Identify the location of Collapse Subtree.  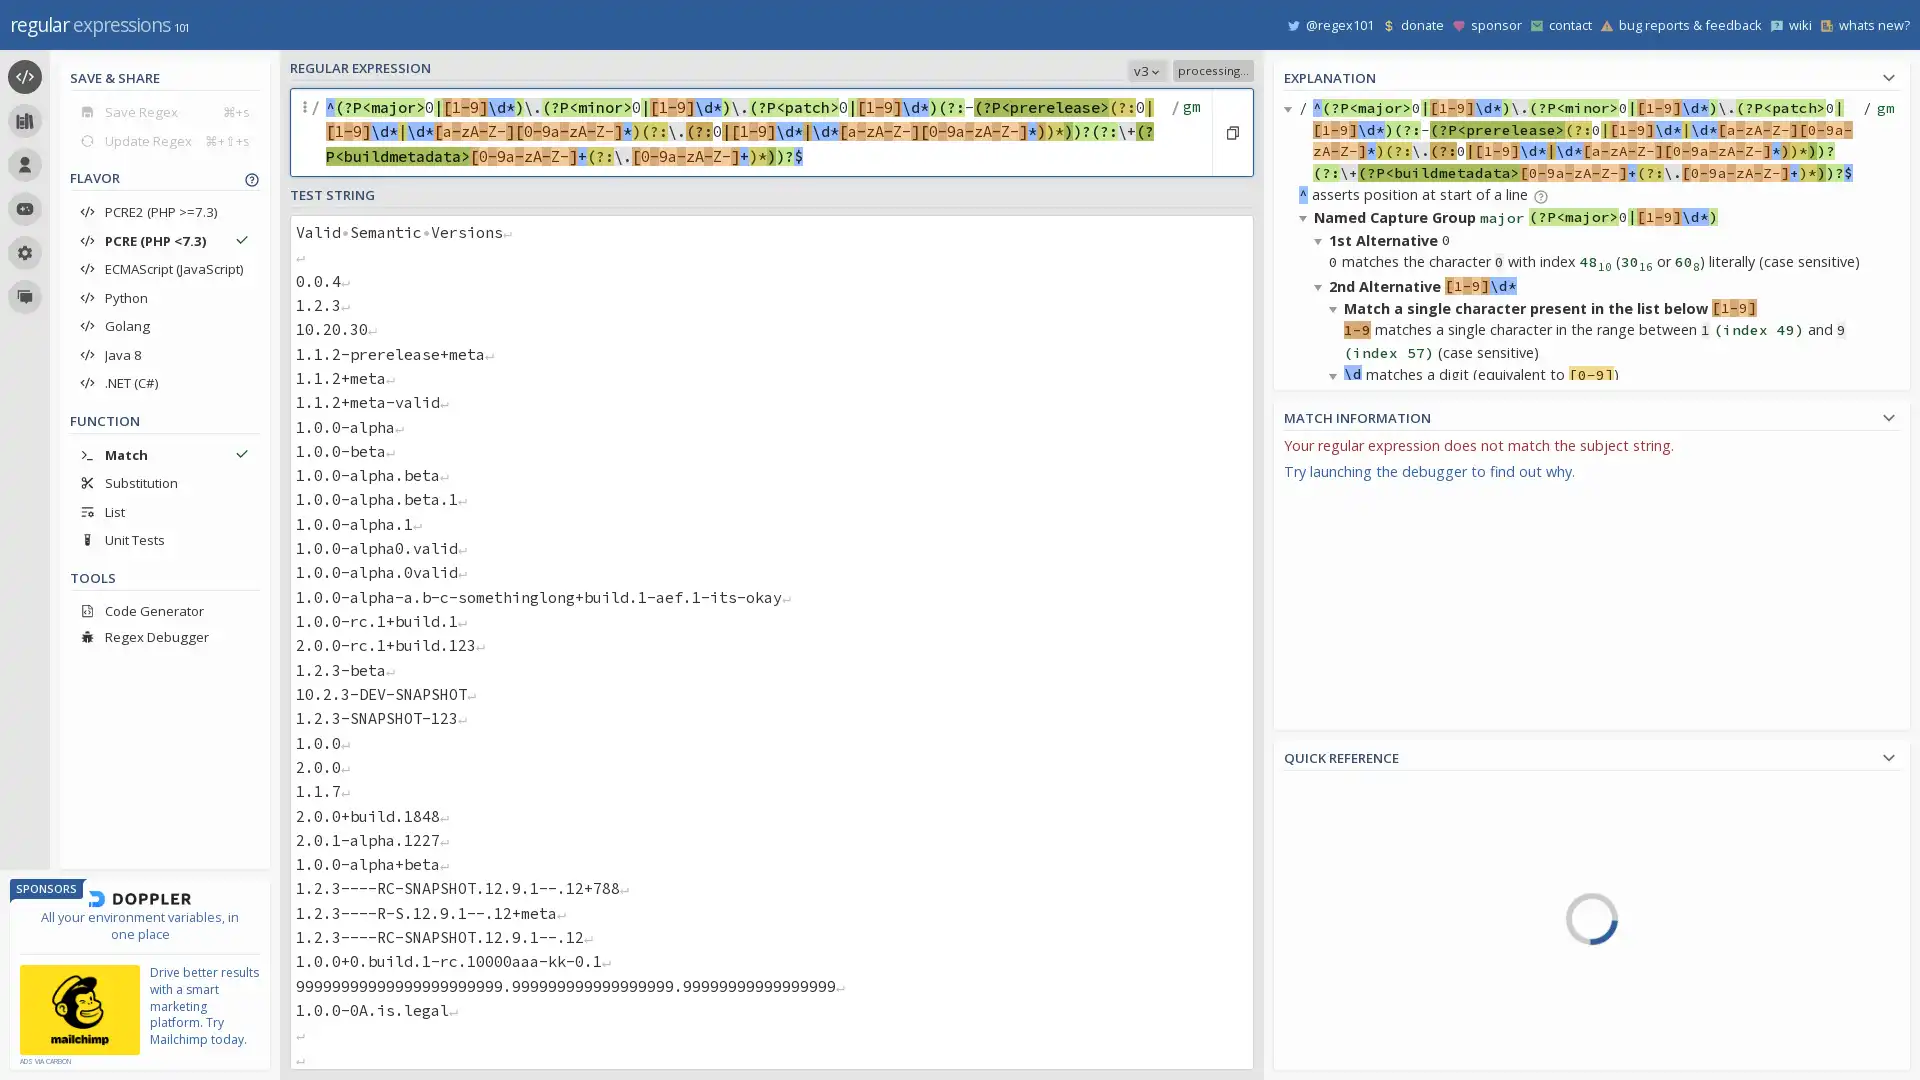
(1306, 716).